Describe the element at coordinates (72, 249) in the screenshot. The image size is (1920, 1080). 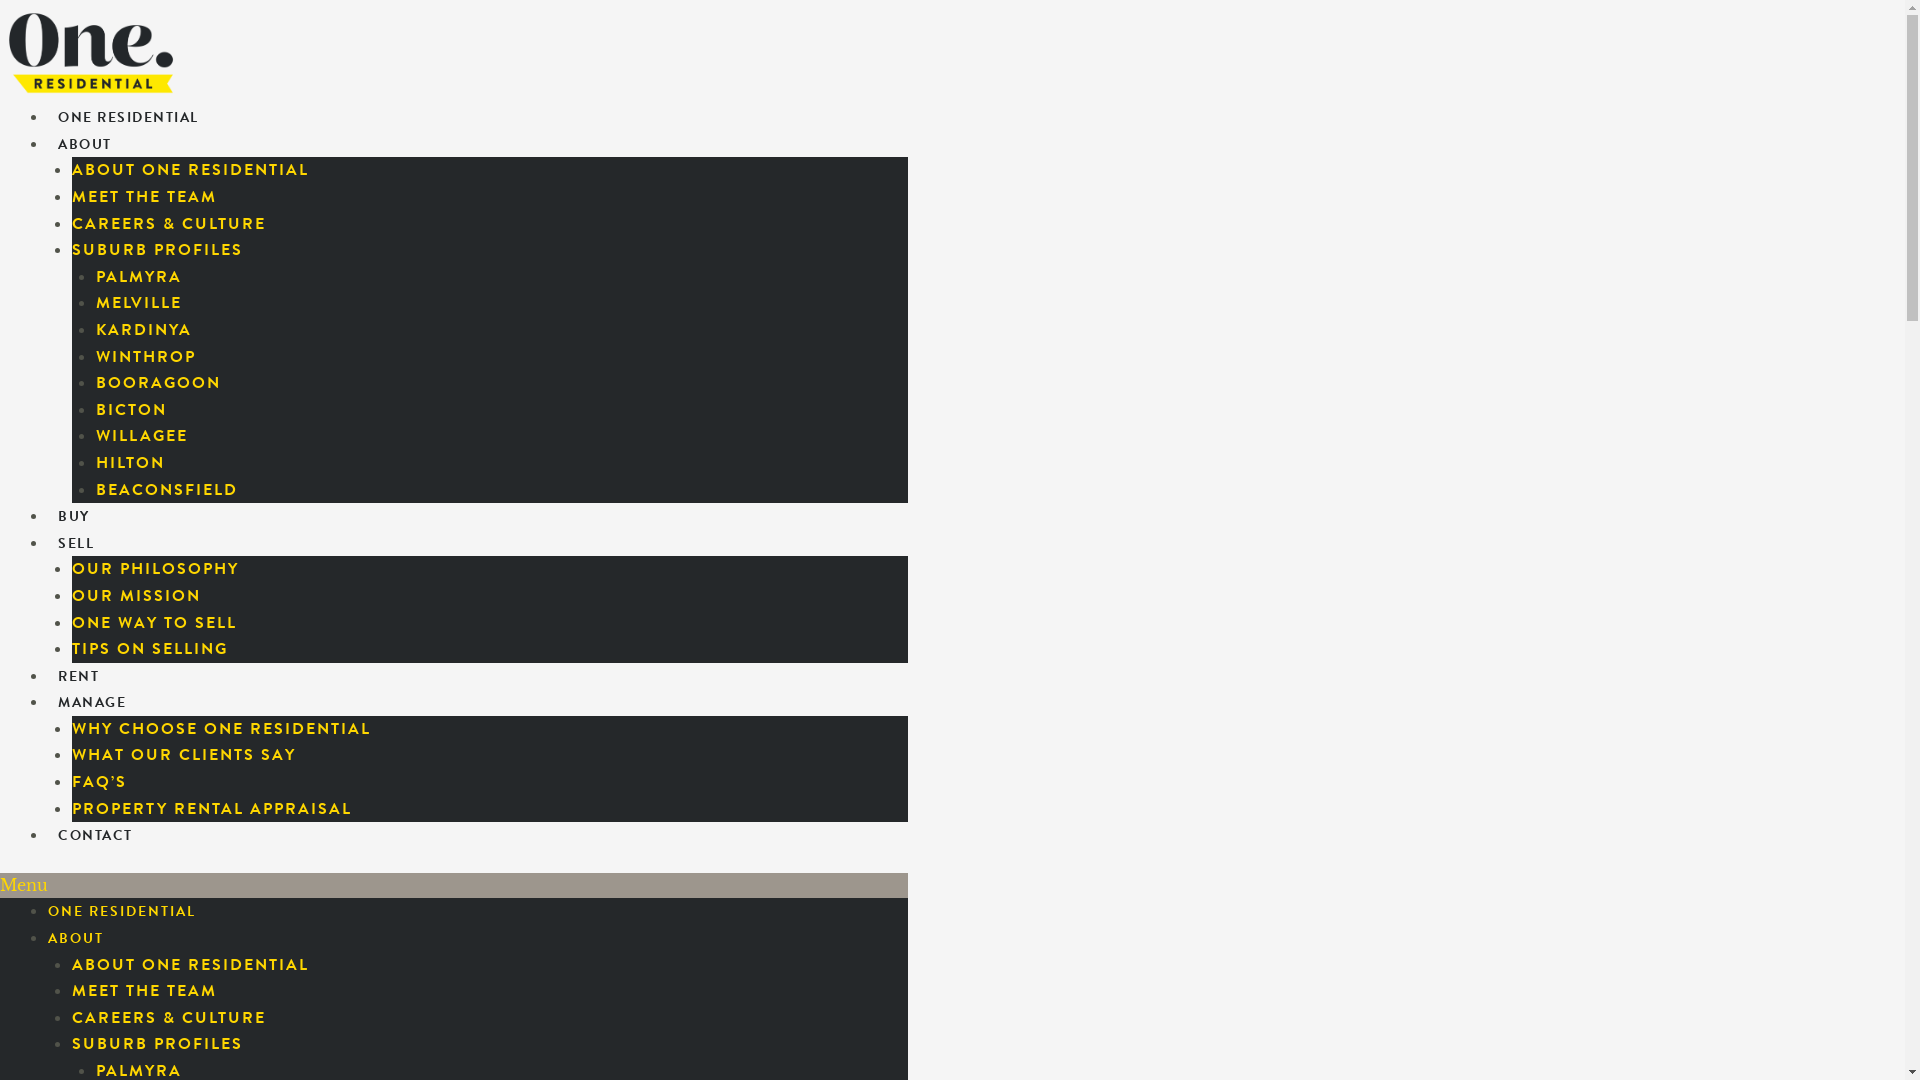
I see `'SUBURB PROFILES'` at that location.